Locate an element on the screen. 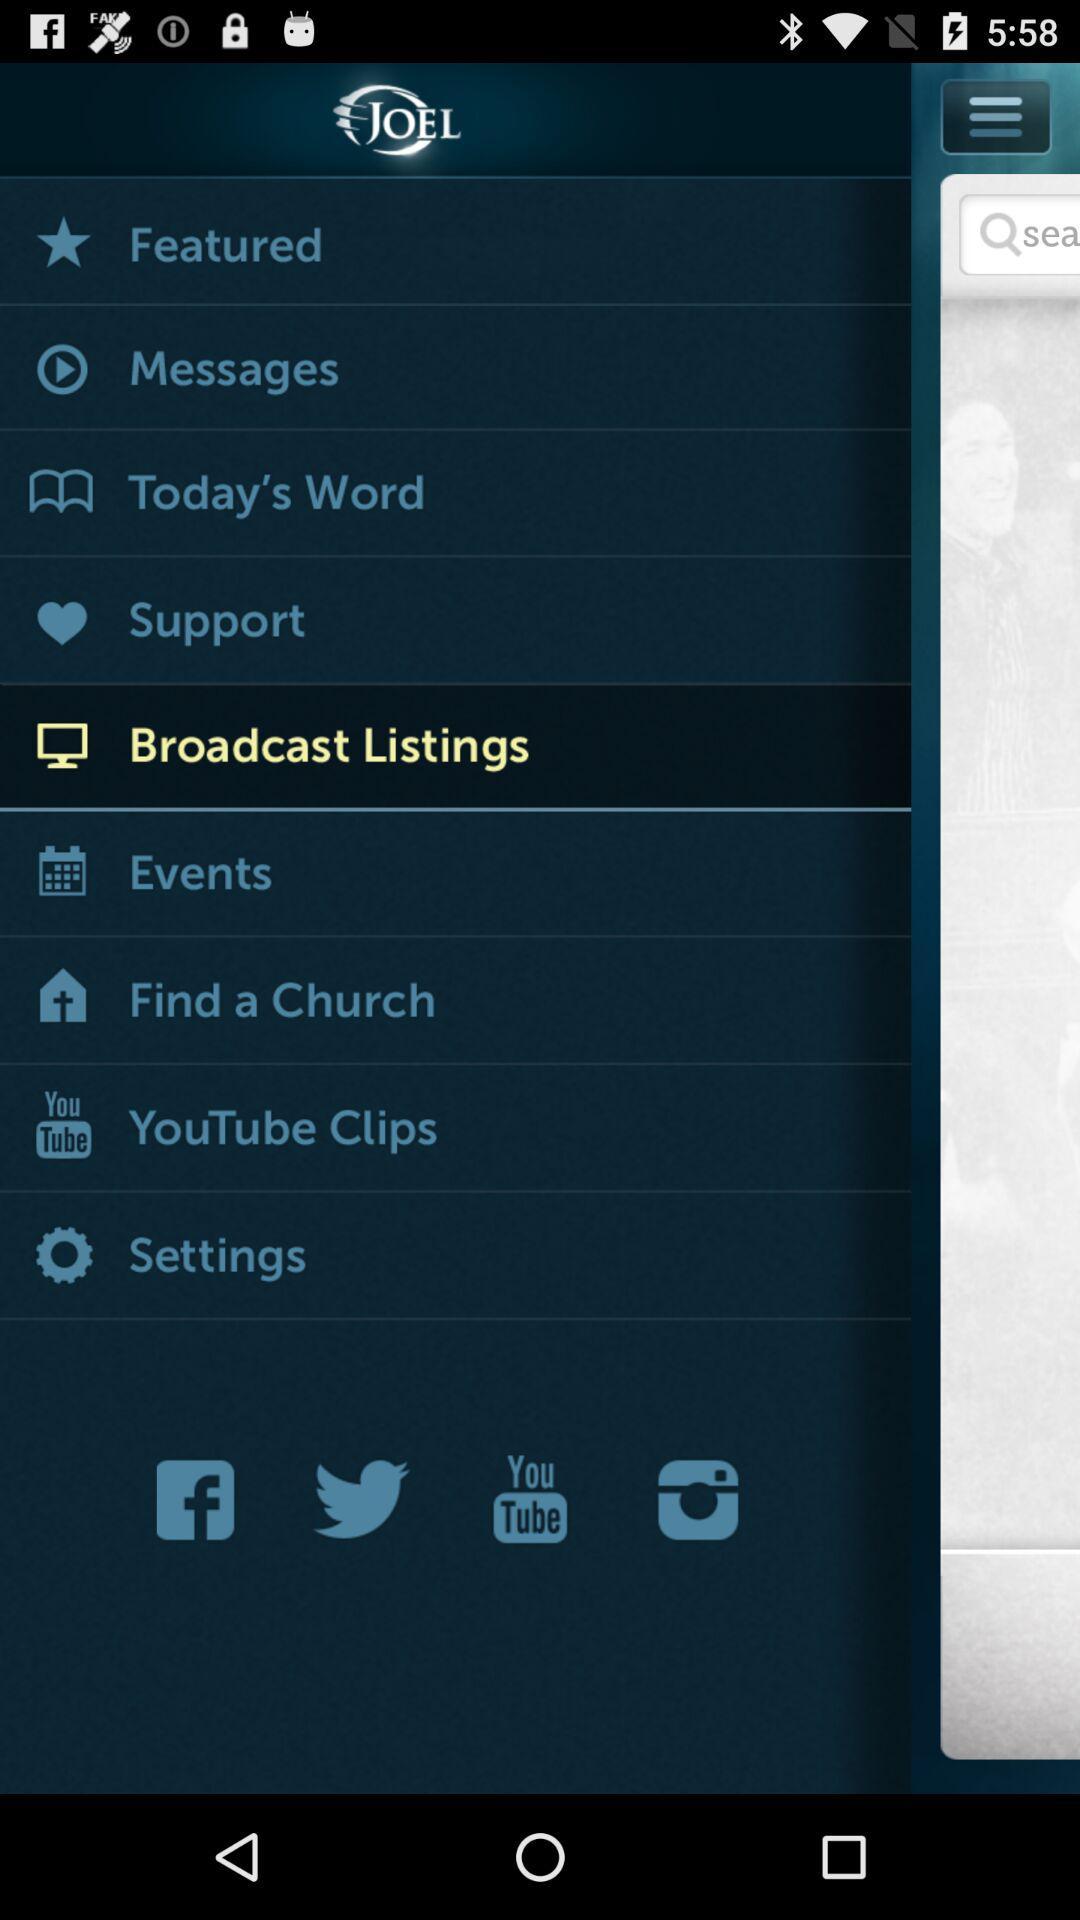  visit app 's twitter is located at coordinates (362, 1499).